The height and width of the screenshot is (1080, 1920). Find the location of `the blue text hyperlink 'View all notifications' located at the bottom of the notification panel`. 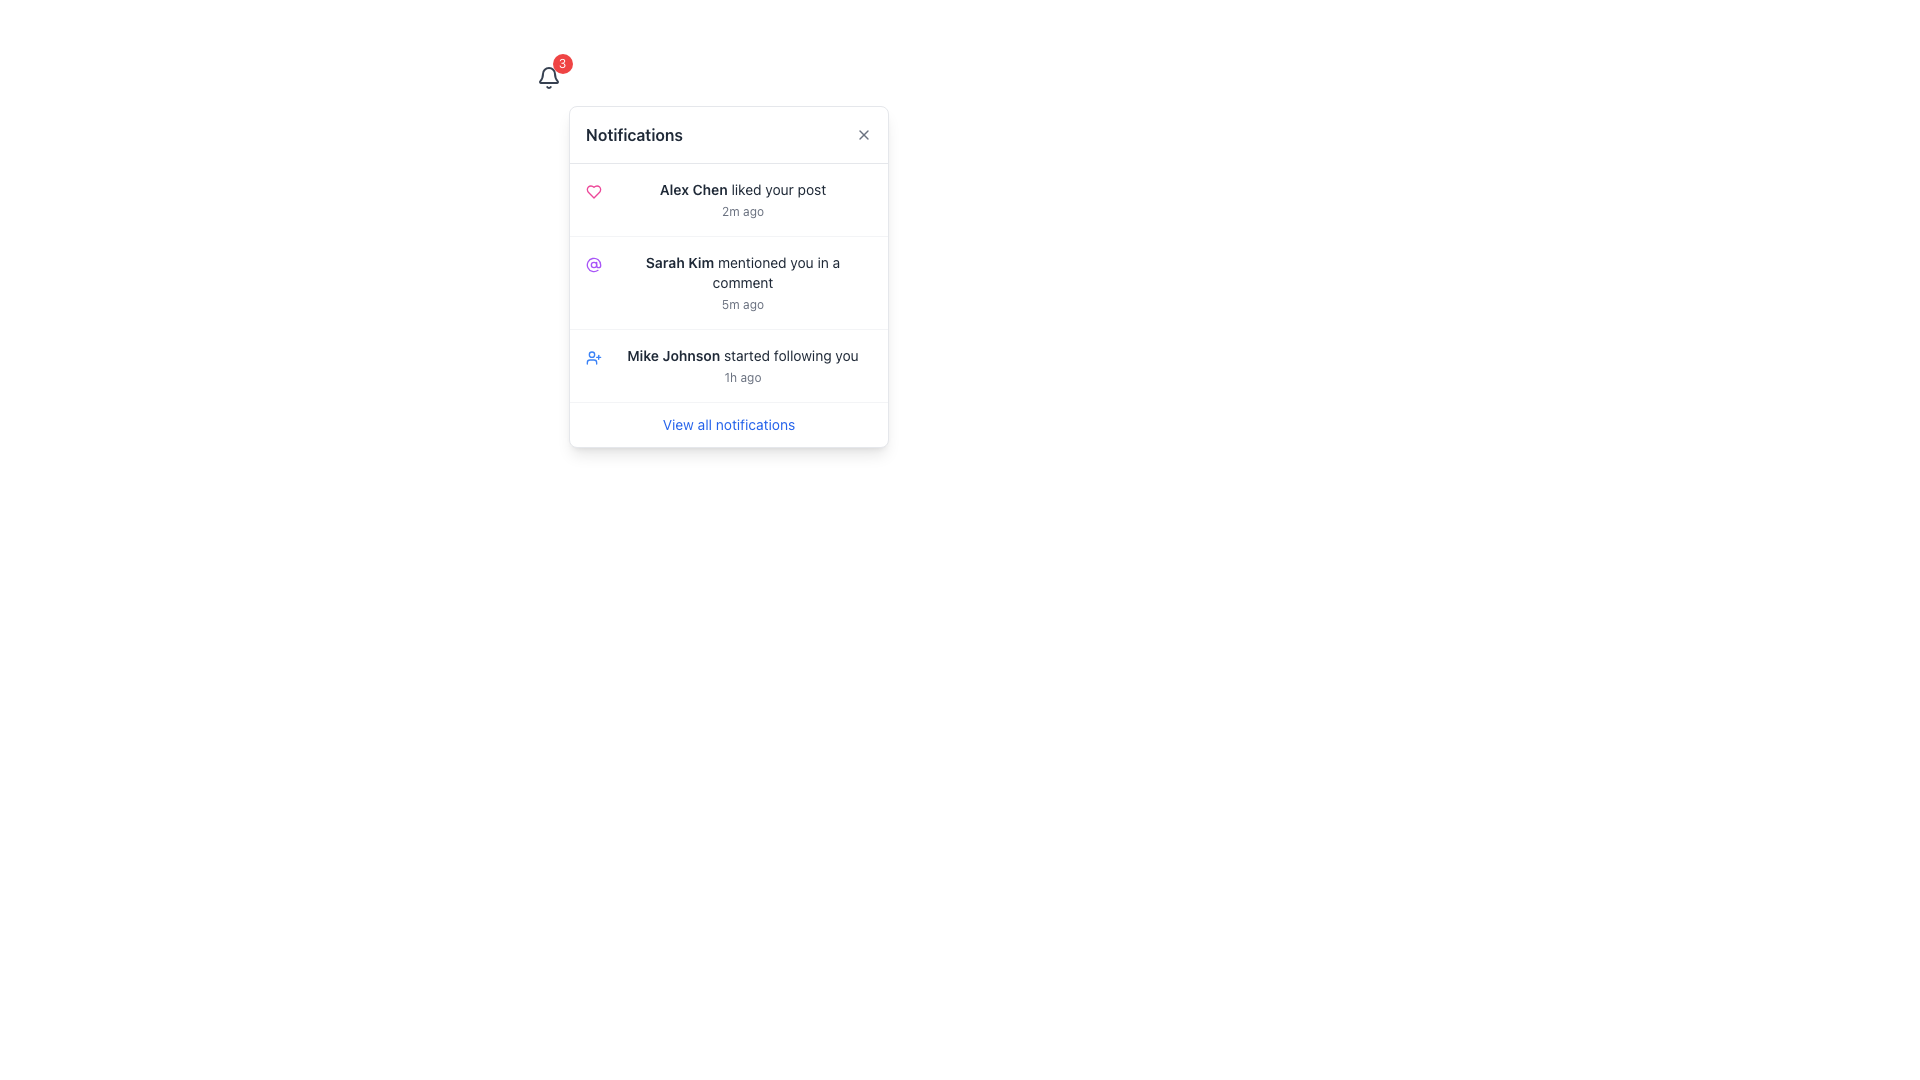

the blue text hyperlink 'View all notifications' located at the bottom of the notification panel is located at coordinates (728, 423).